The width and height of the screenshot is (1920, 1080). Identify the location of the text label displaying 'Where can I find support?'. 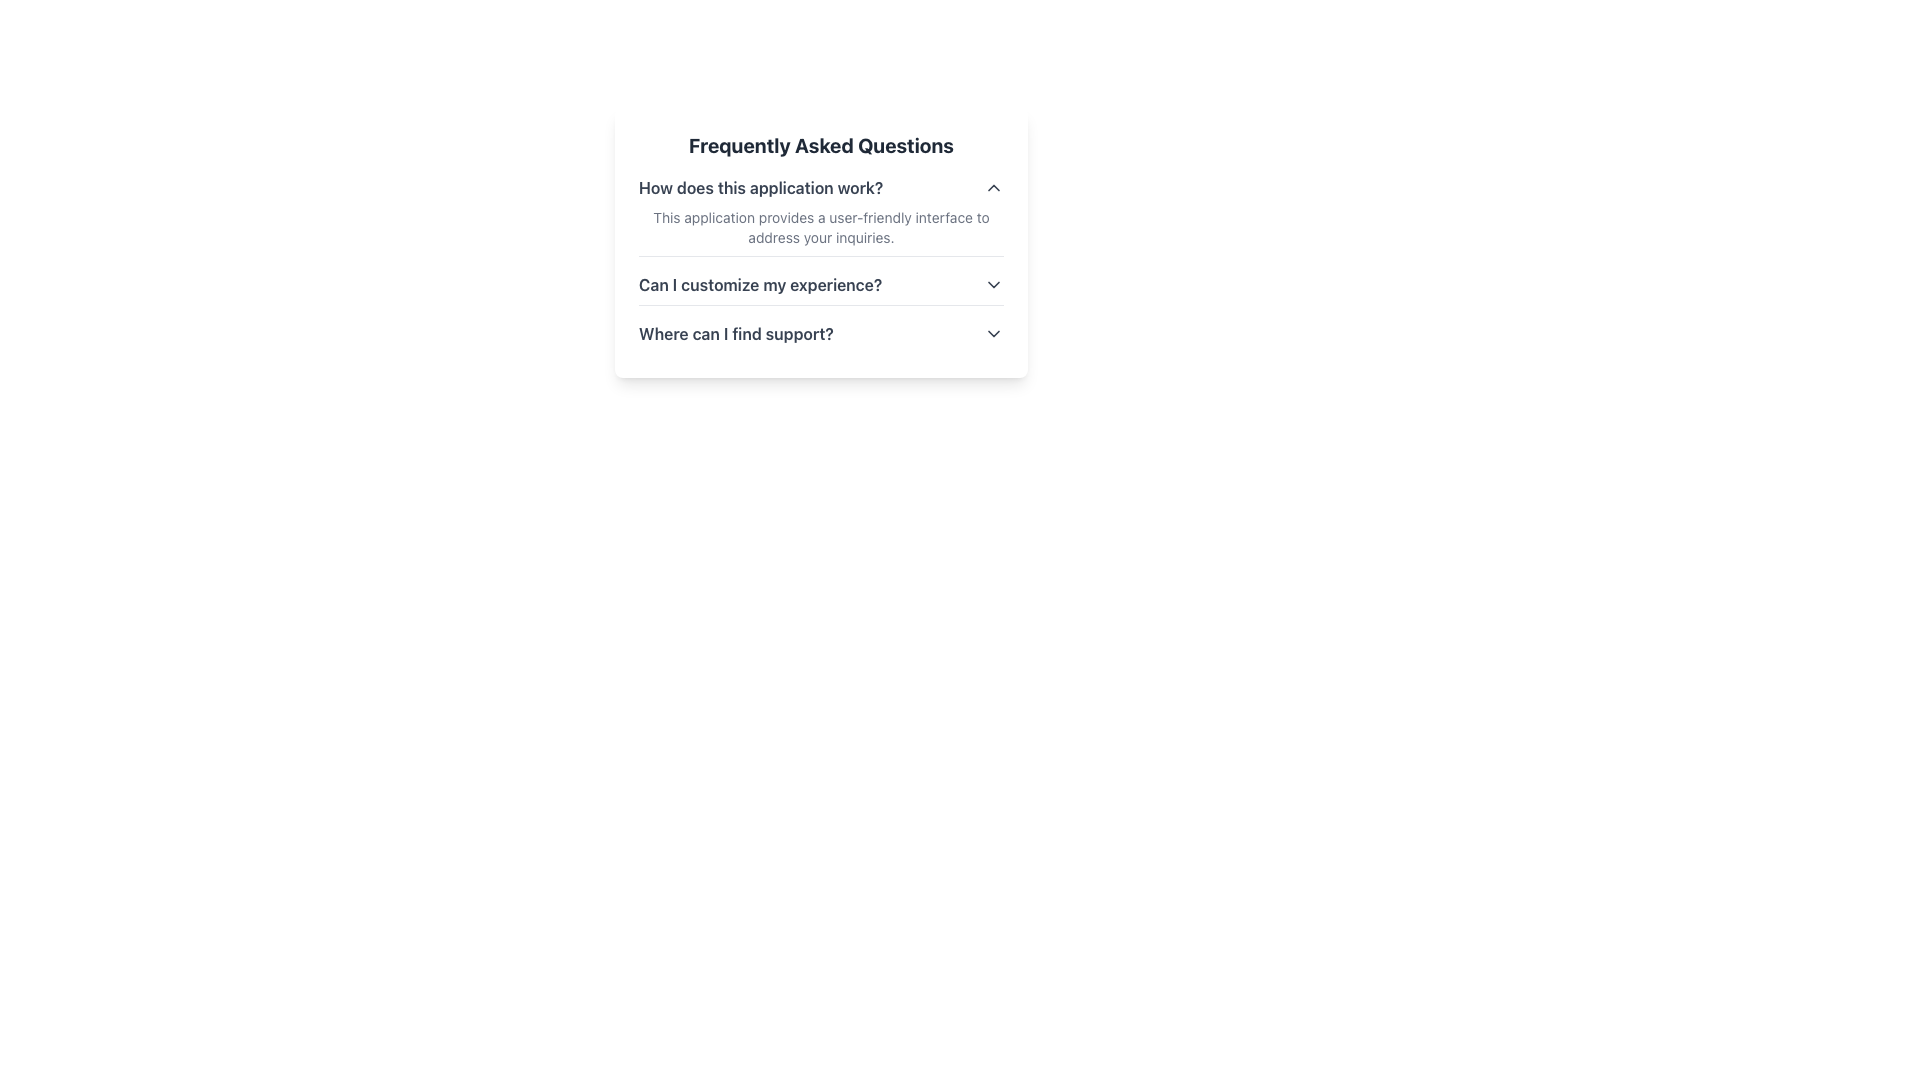
(735, 333).